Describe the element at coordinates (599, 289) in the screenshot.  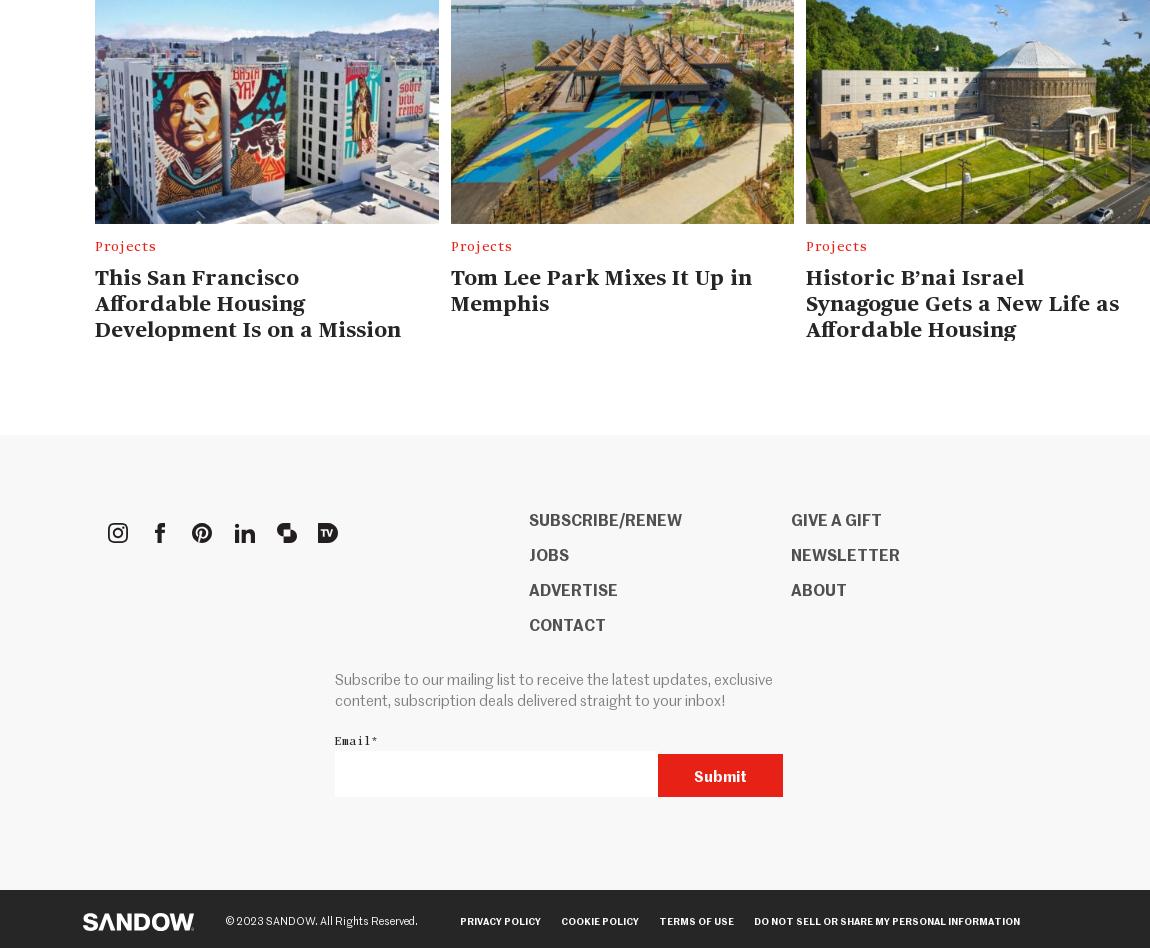
I see `'Tom Lee Park Mixes It Up in Memphis'` at that location.